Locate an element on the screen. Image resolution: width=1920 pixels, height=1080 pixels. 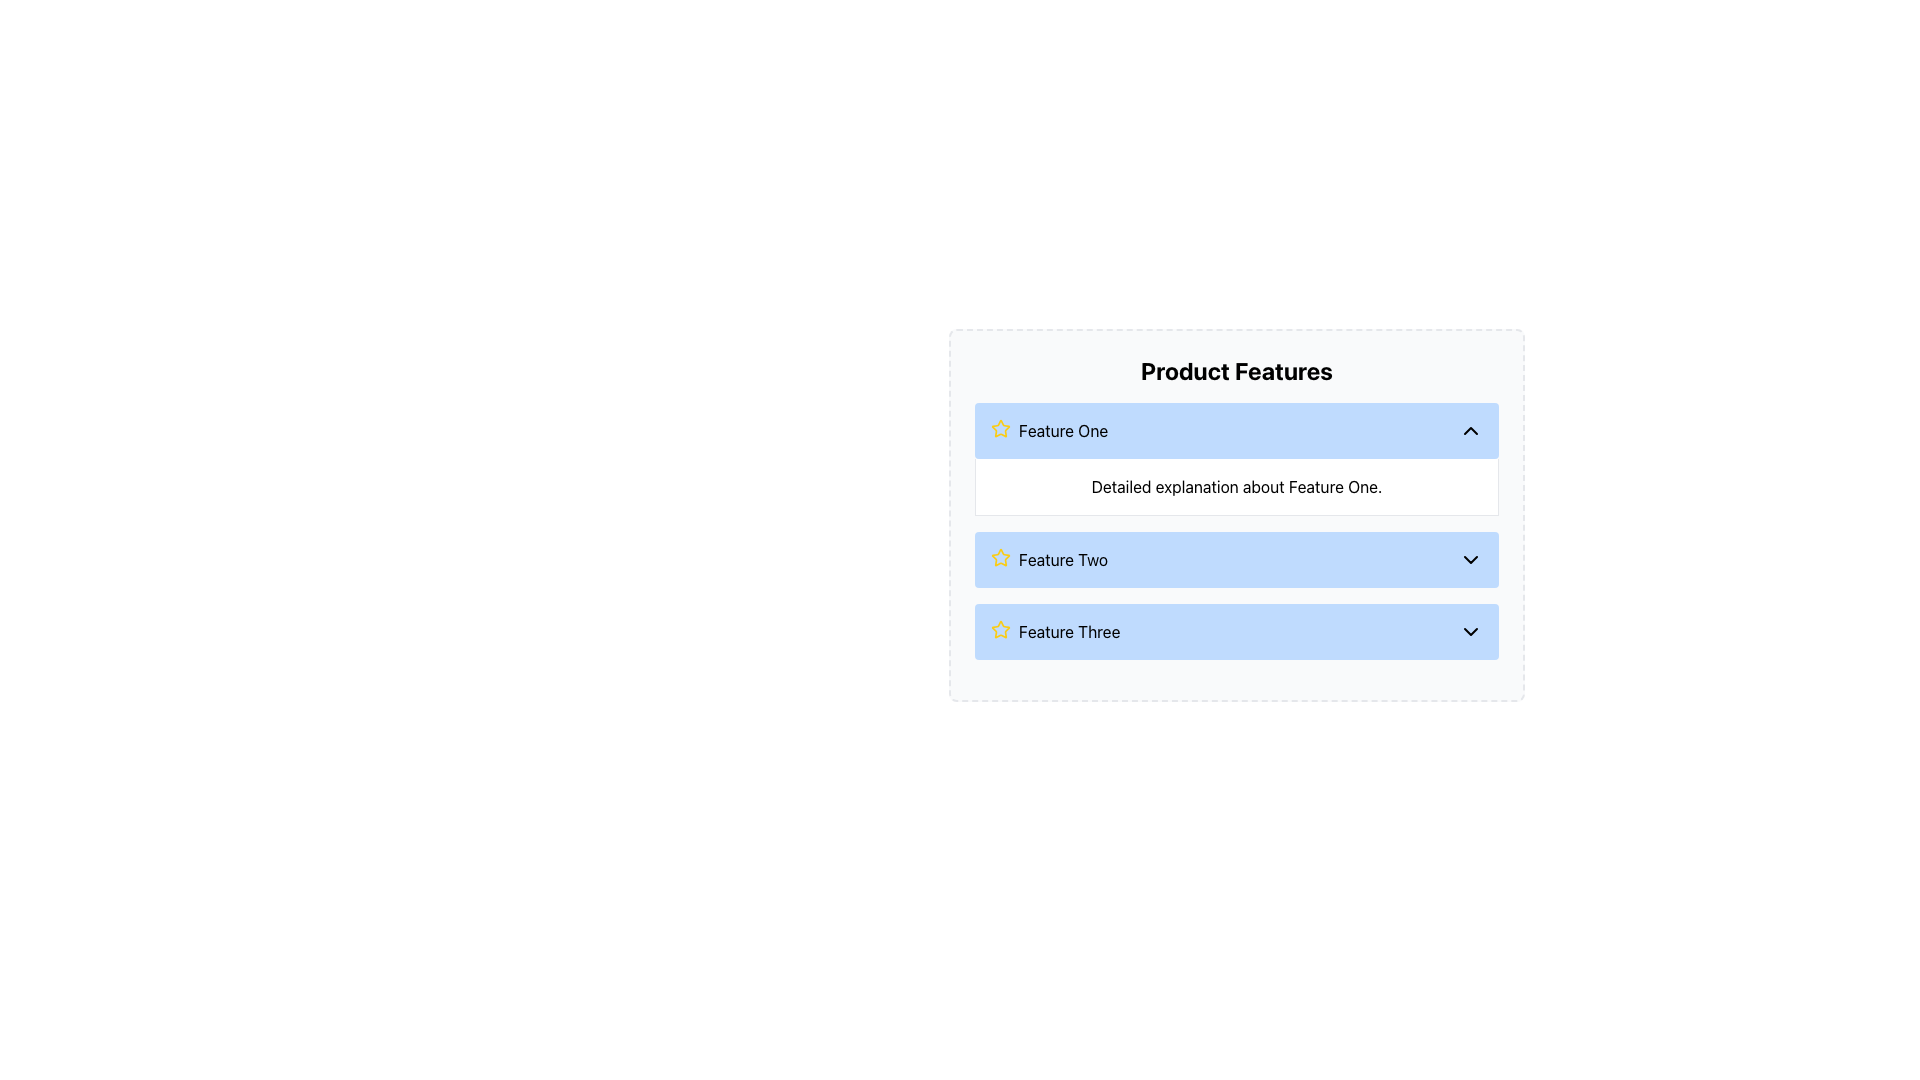
the chevron icon located at the far right edge of the 'Feature Three' section is located at coordinates (1470, 632).